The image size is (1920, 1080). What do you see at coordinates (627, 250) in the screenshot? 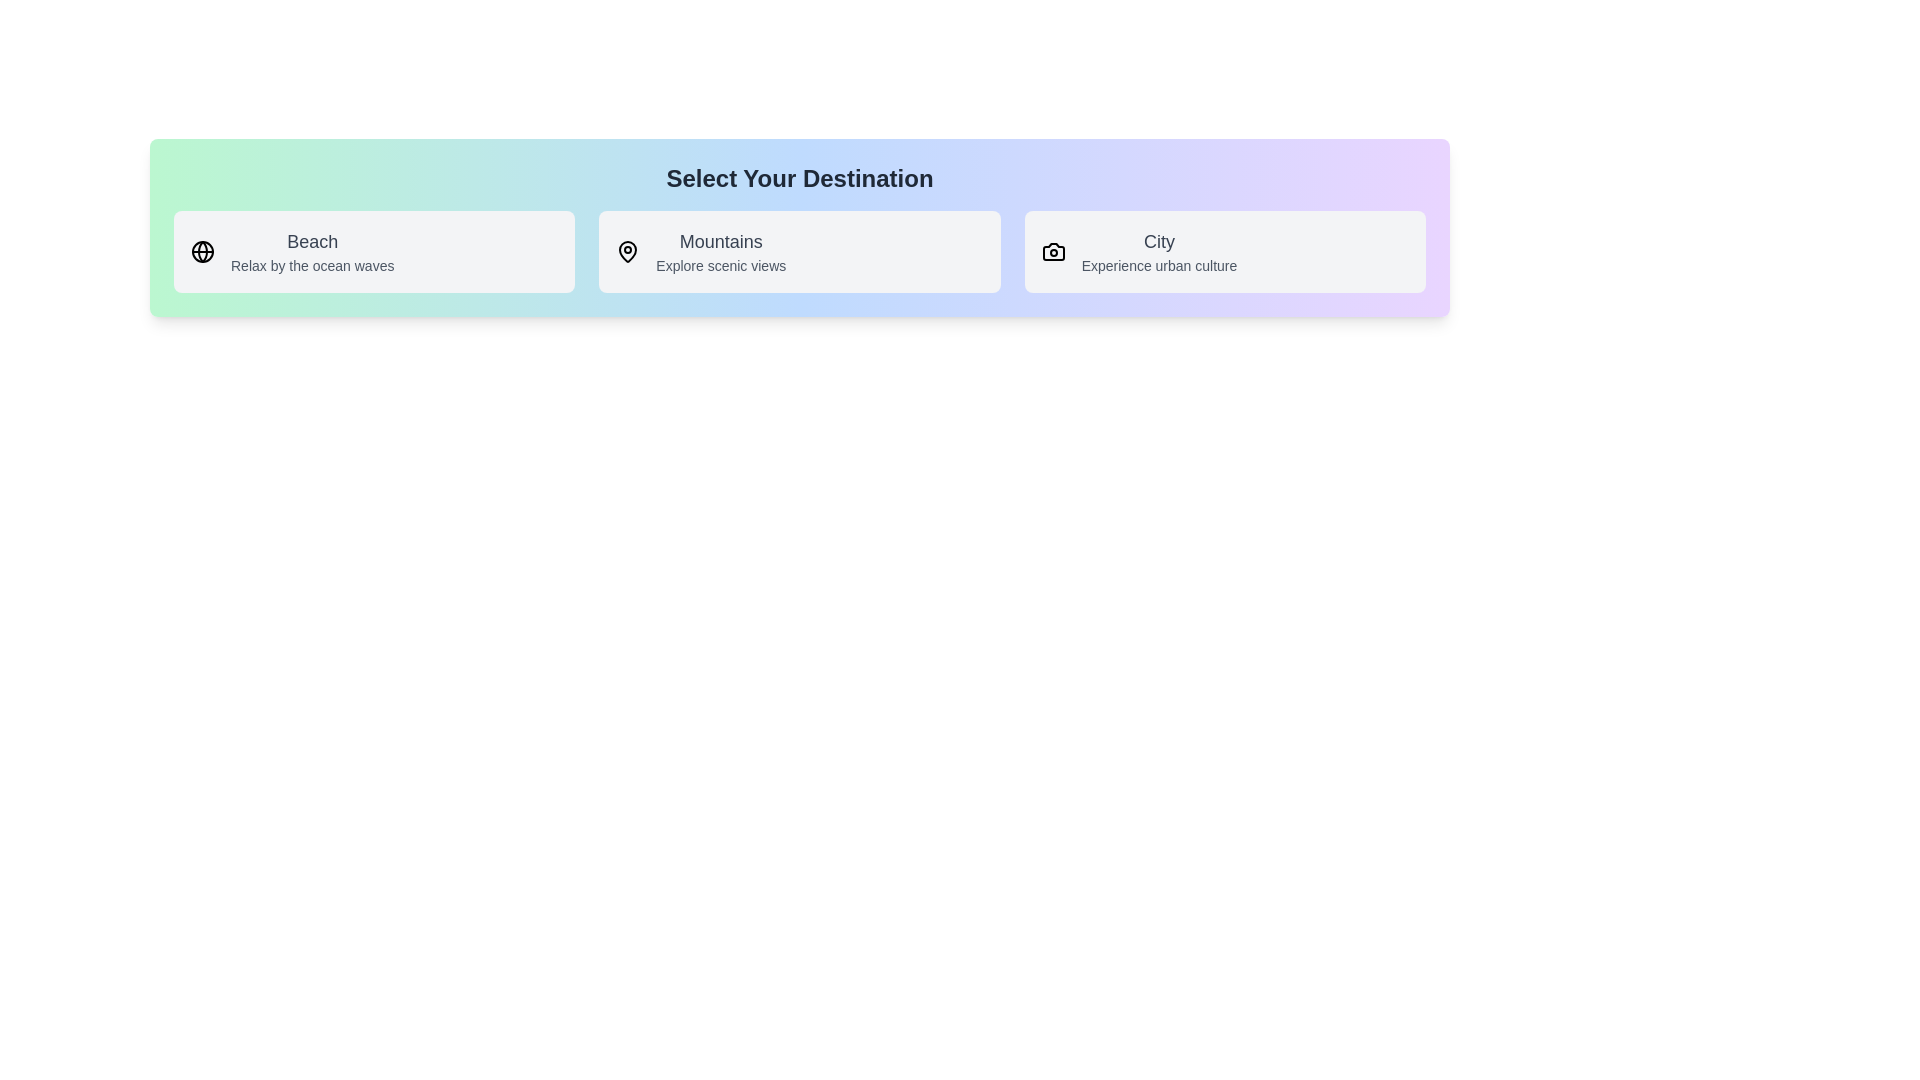
I see `the map pin icon with a black outline located in the 'Mountains' card, next to 'Explore scenic views' and above 'Mountains'` at bounding box center [627, 250].